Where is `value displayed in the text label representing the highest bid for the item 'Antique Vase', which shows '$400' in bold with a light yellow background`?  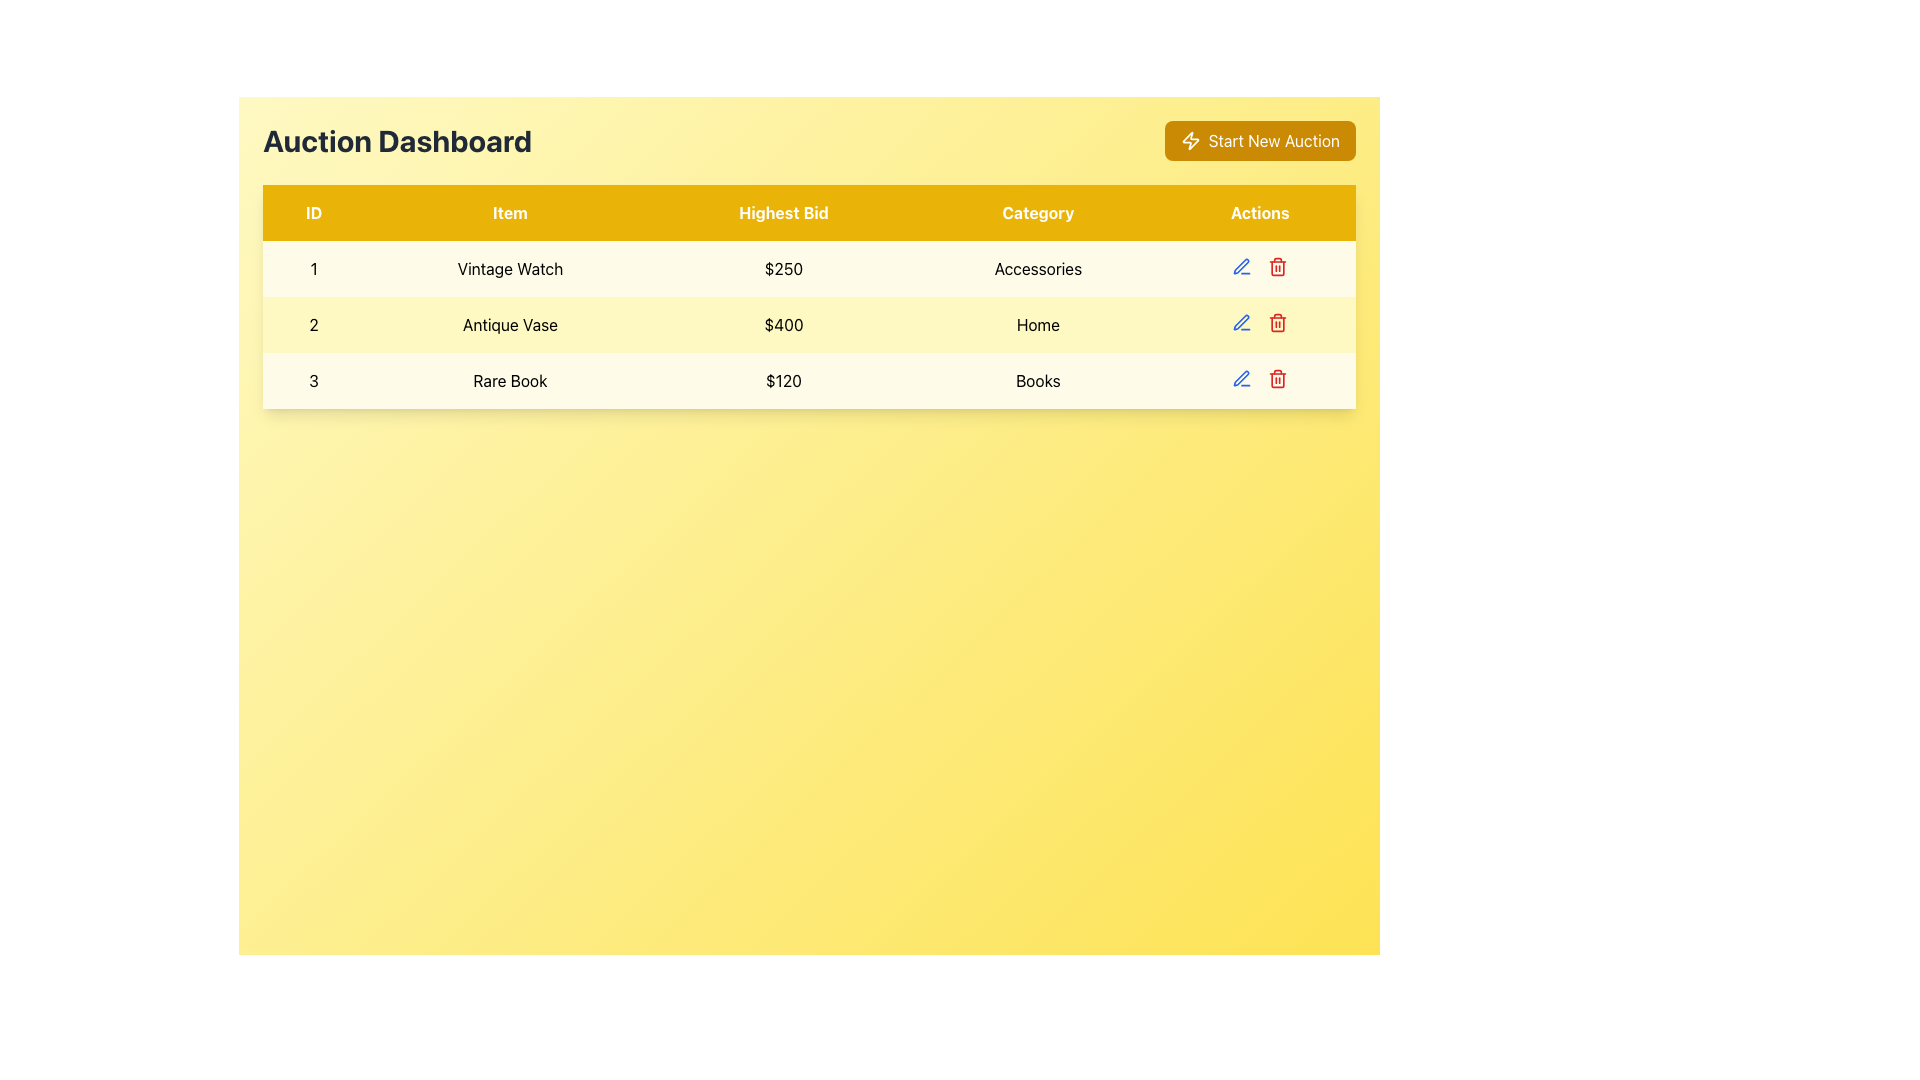
value displayed in the text label representing the highest bid for the item 'Antique Vase', which shows '$400' in bold with a light yellow background is located at coordinates (782, 323).